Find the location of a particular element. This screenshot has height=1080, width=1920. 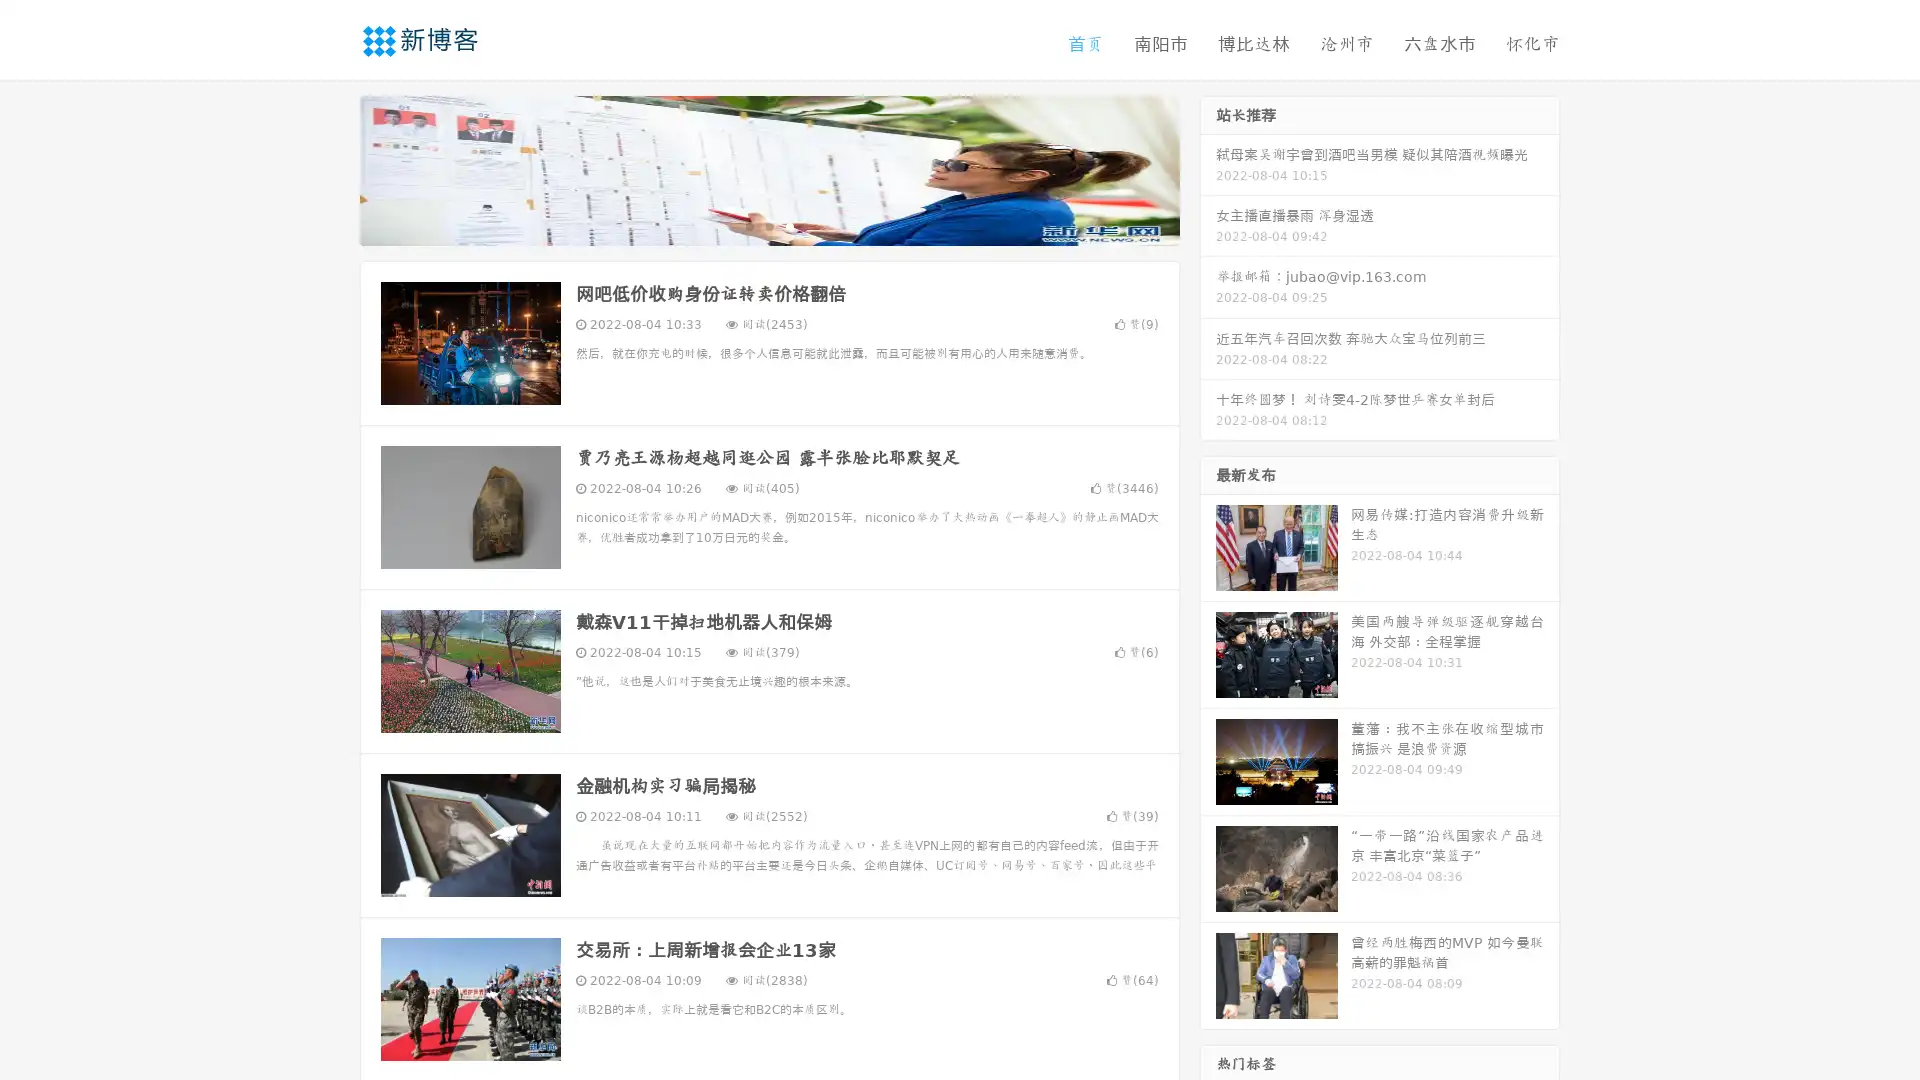

Next slide is located at coordinates (1208, 168).